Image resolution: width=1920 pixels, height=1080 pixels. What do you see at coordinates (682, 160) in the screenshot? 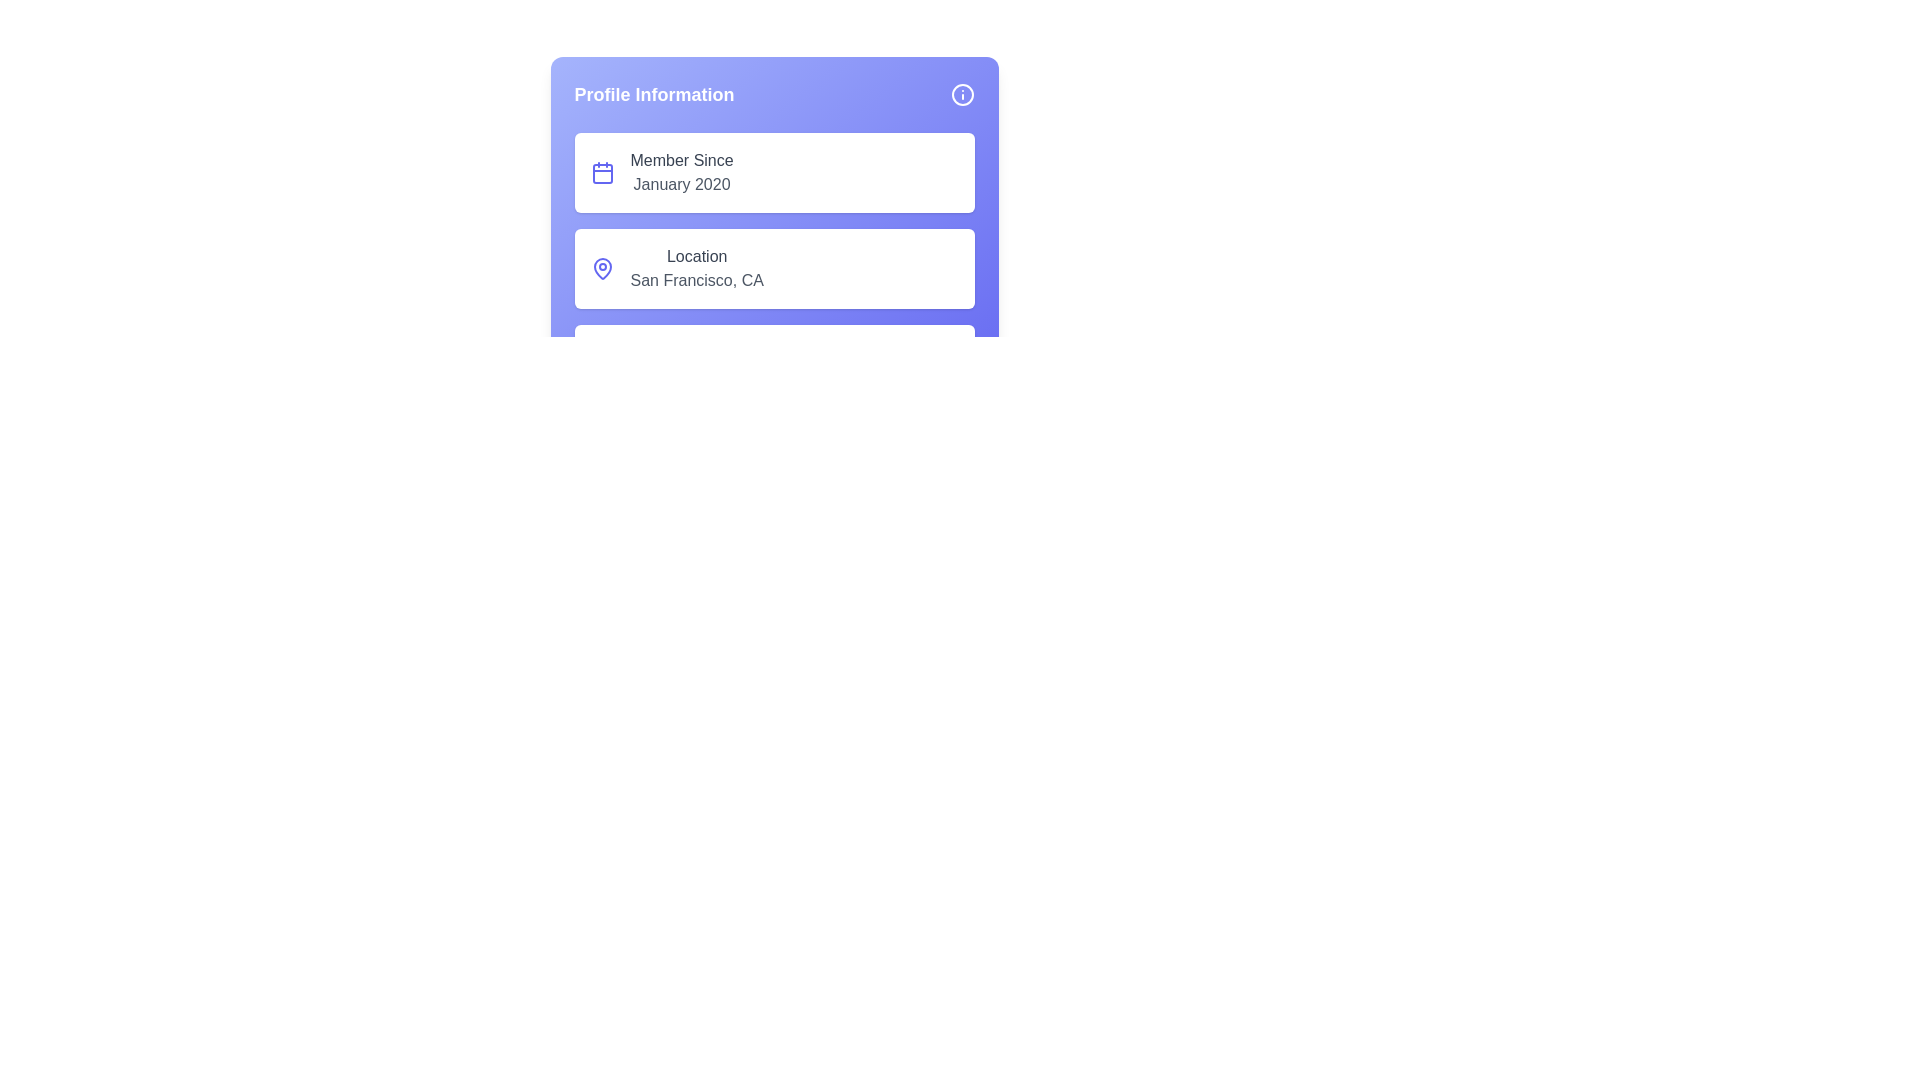
I see `the 'Member Since' static text label located in the 'Profile Information' section, positioned above the text 'January 2020'` at bounding box center [682, 160].